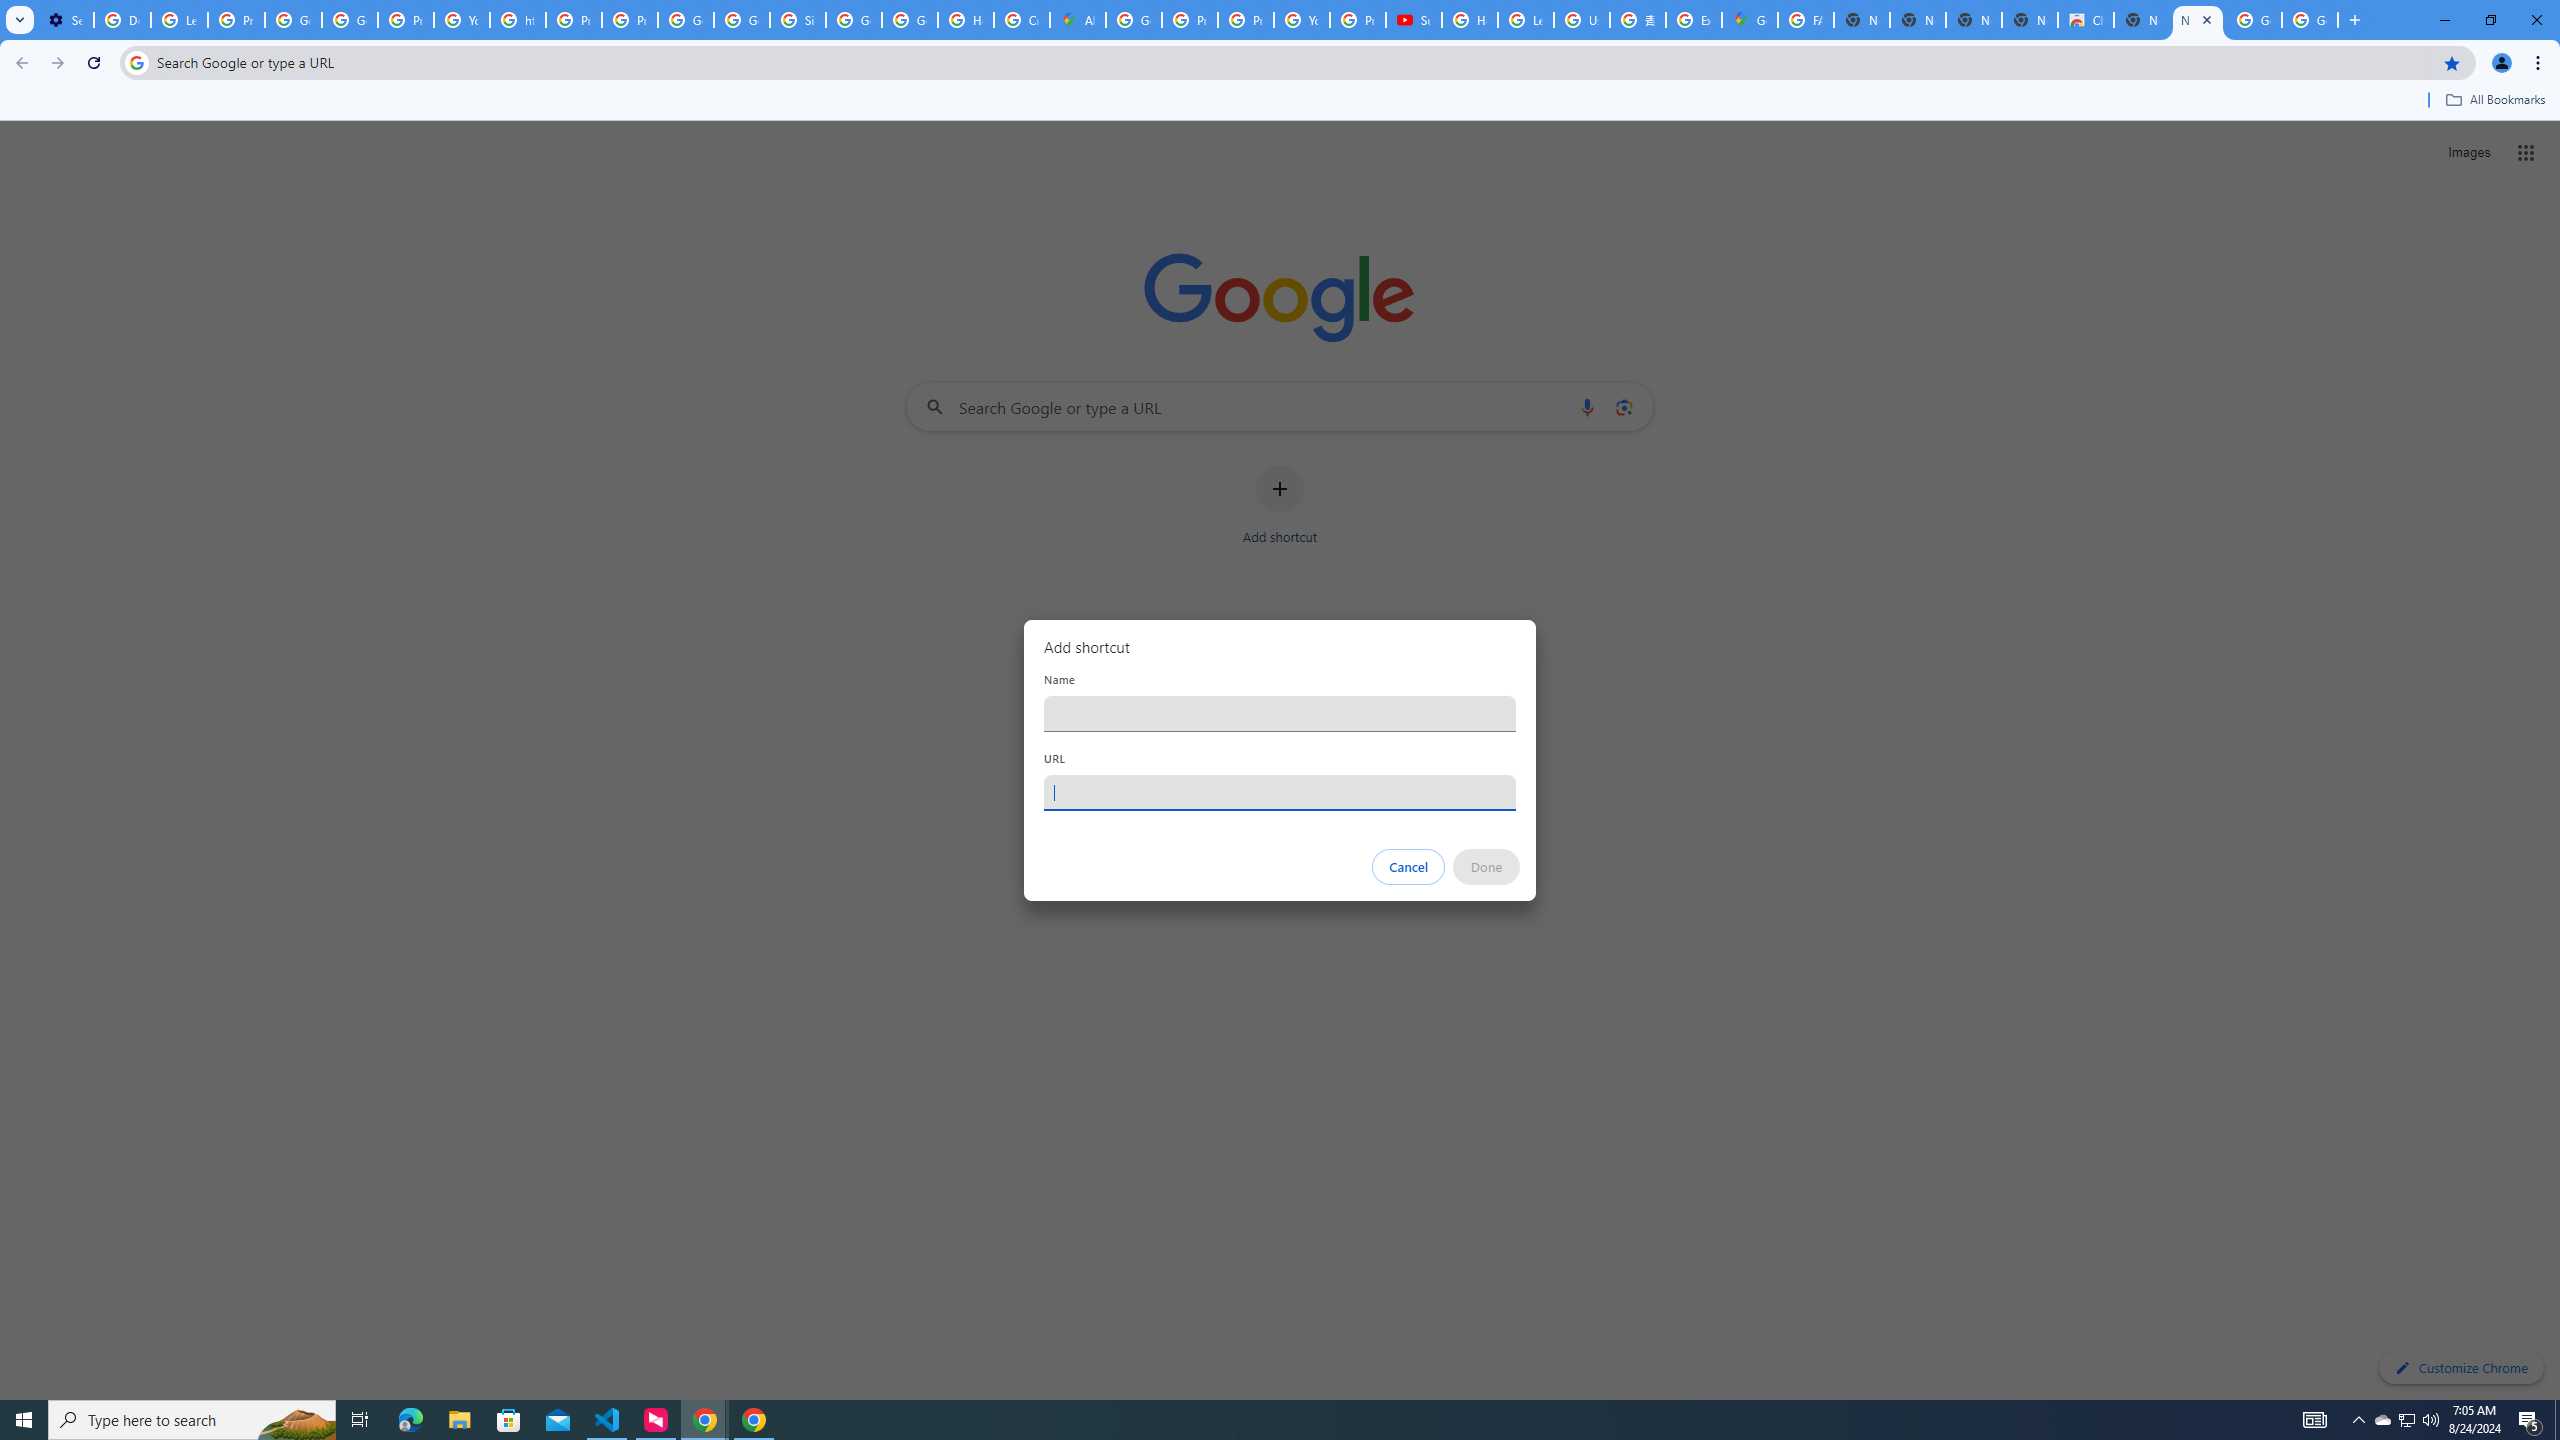  I want to click on 'Cancel', so click(1409, 866).